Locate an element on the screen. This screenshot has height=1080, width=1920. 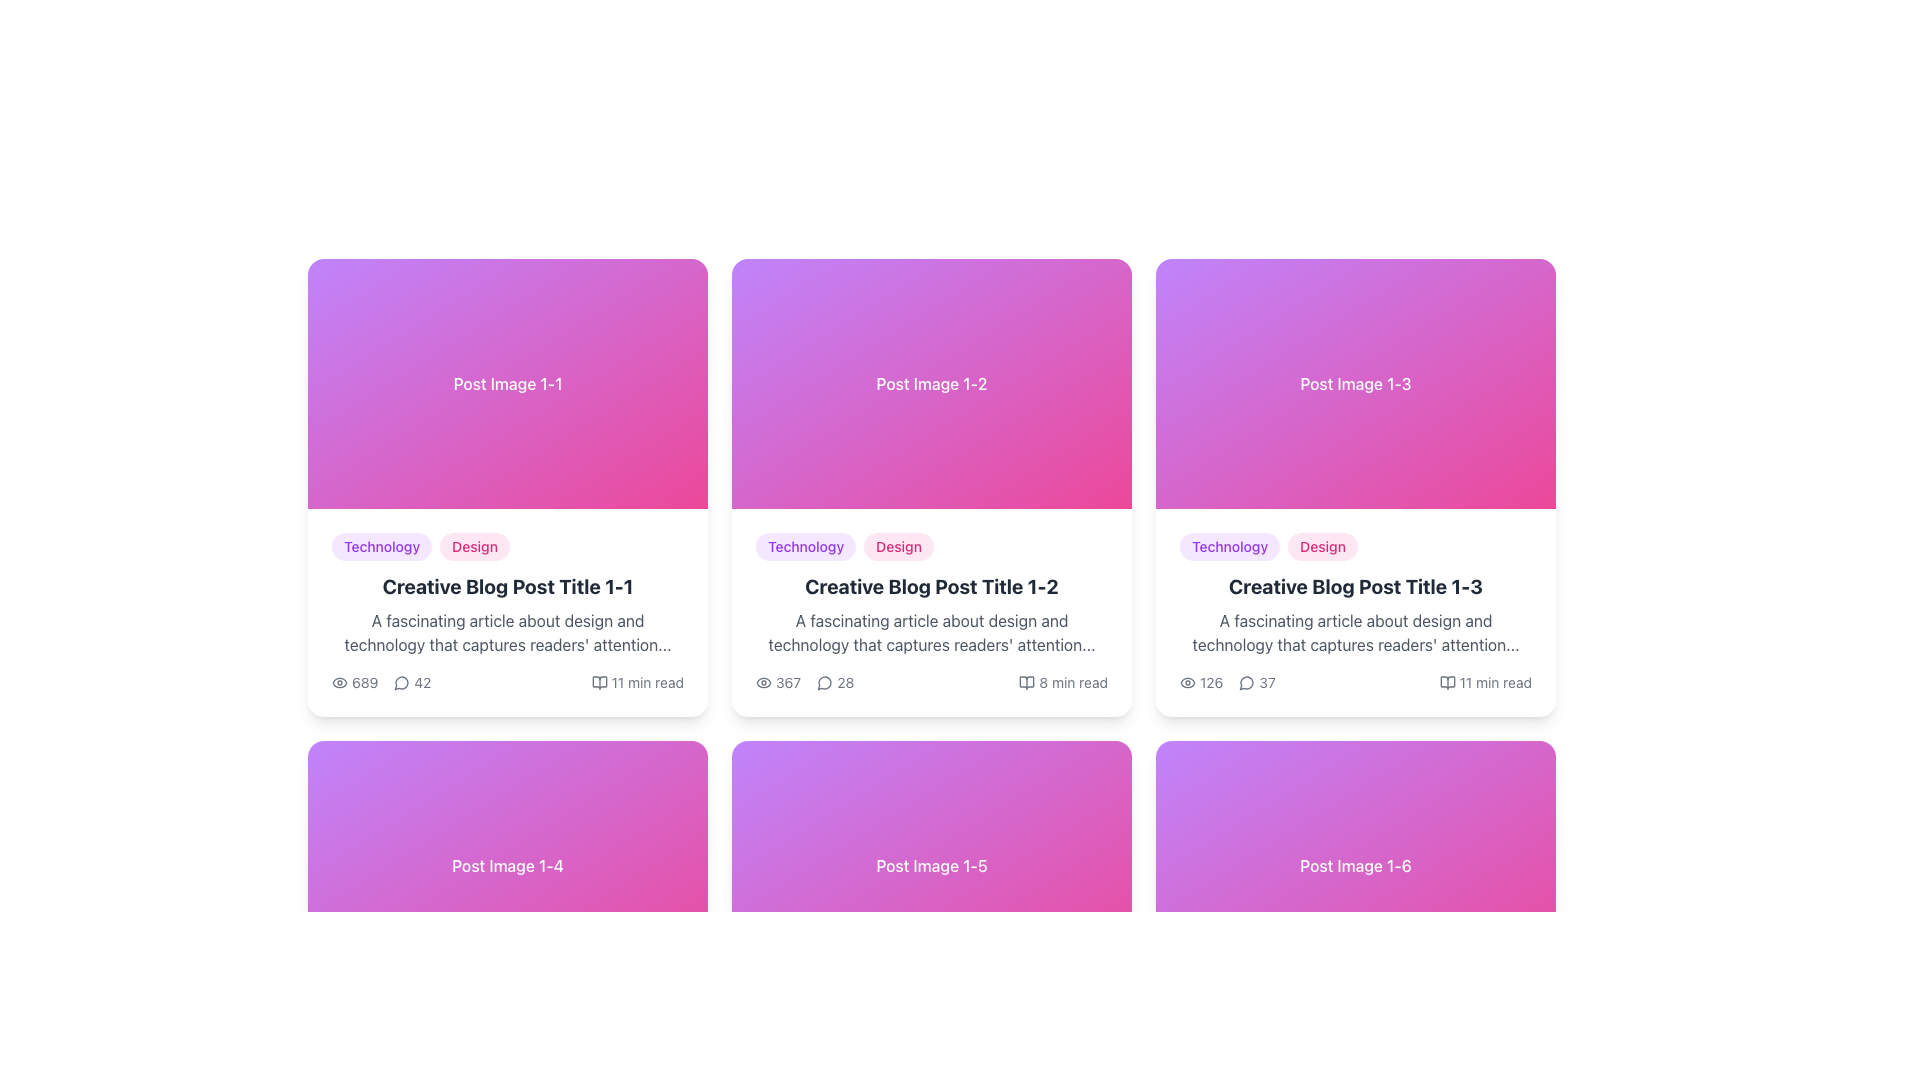
the small grayish eye icon indicating visibility, located beside the numeric value '126' in the bottom section of the card for 'Creative Blog Post Title 1-3' is located at coordinates (1188, 681).